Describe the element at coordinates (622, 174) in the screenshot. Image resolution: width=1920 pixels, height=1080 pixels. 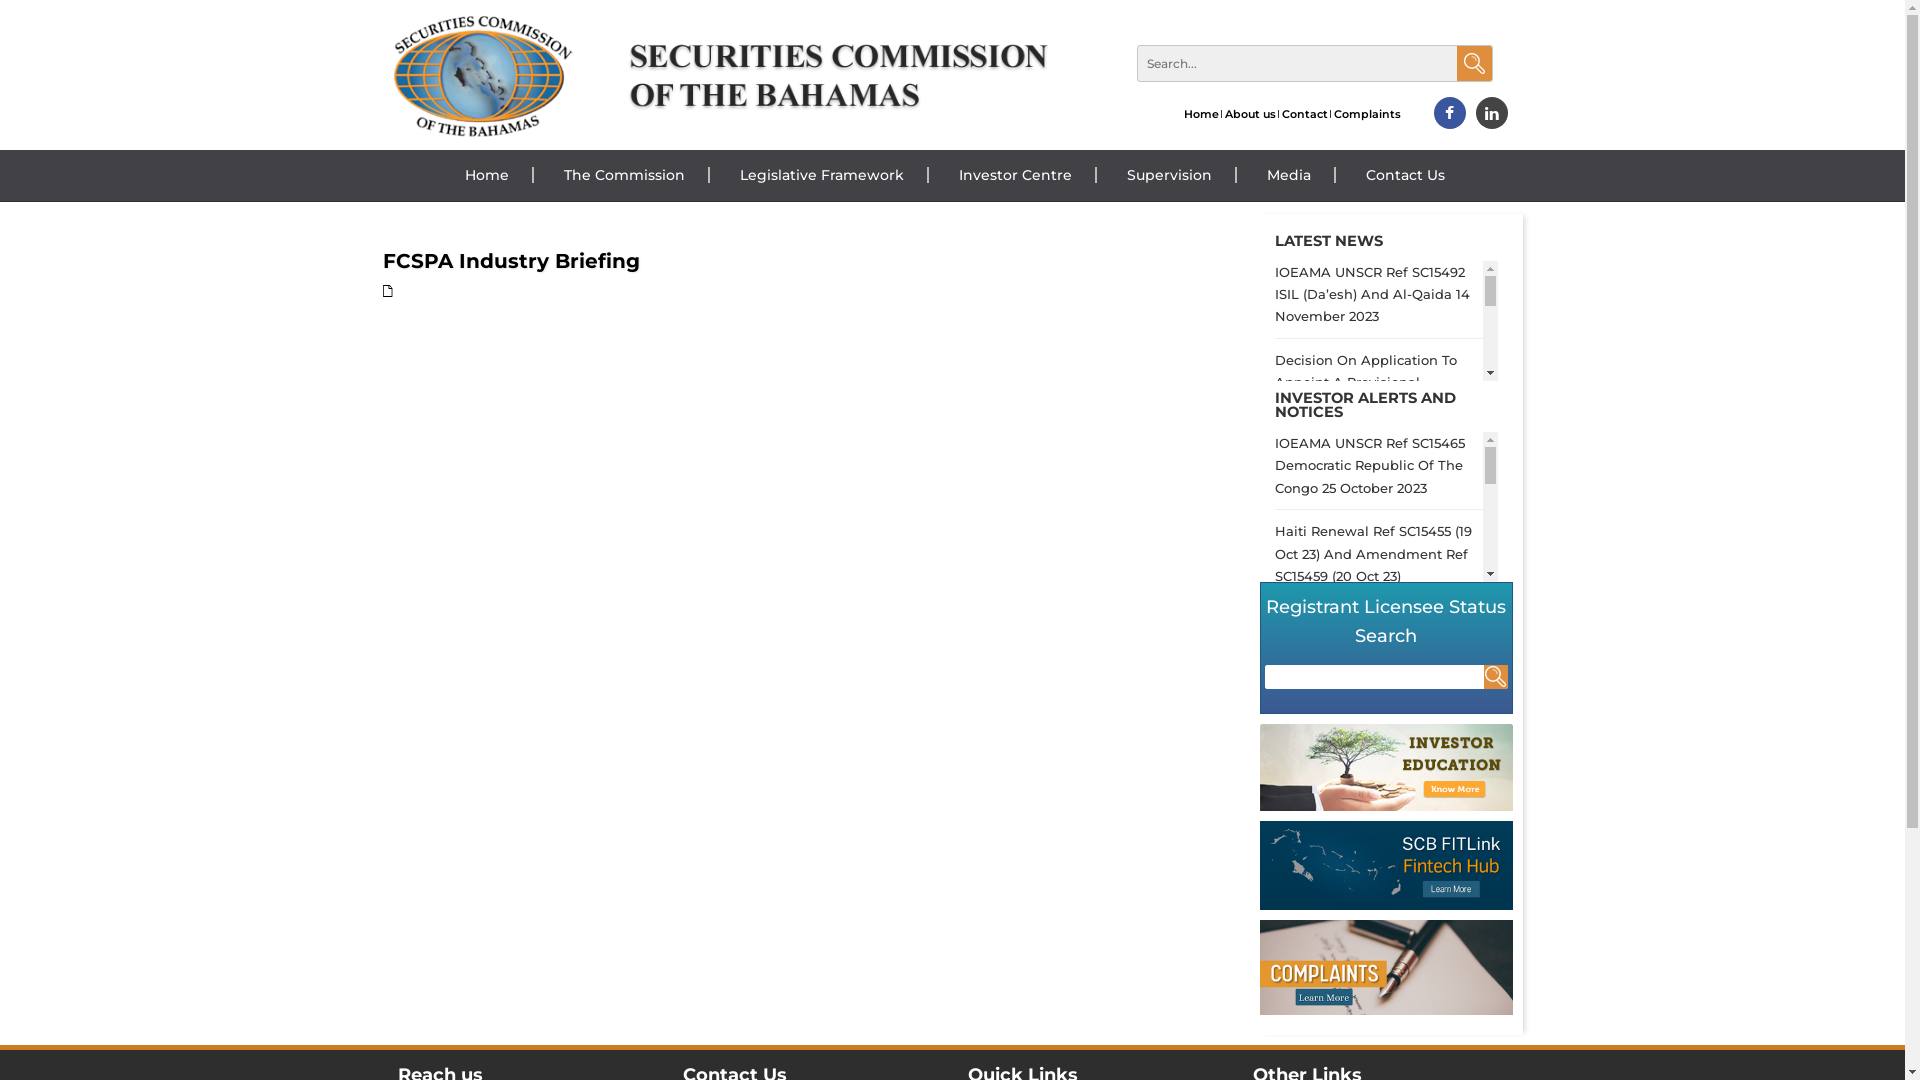
I see `'The Commission'` at that location.